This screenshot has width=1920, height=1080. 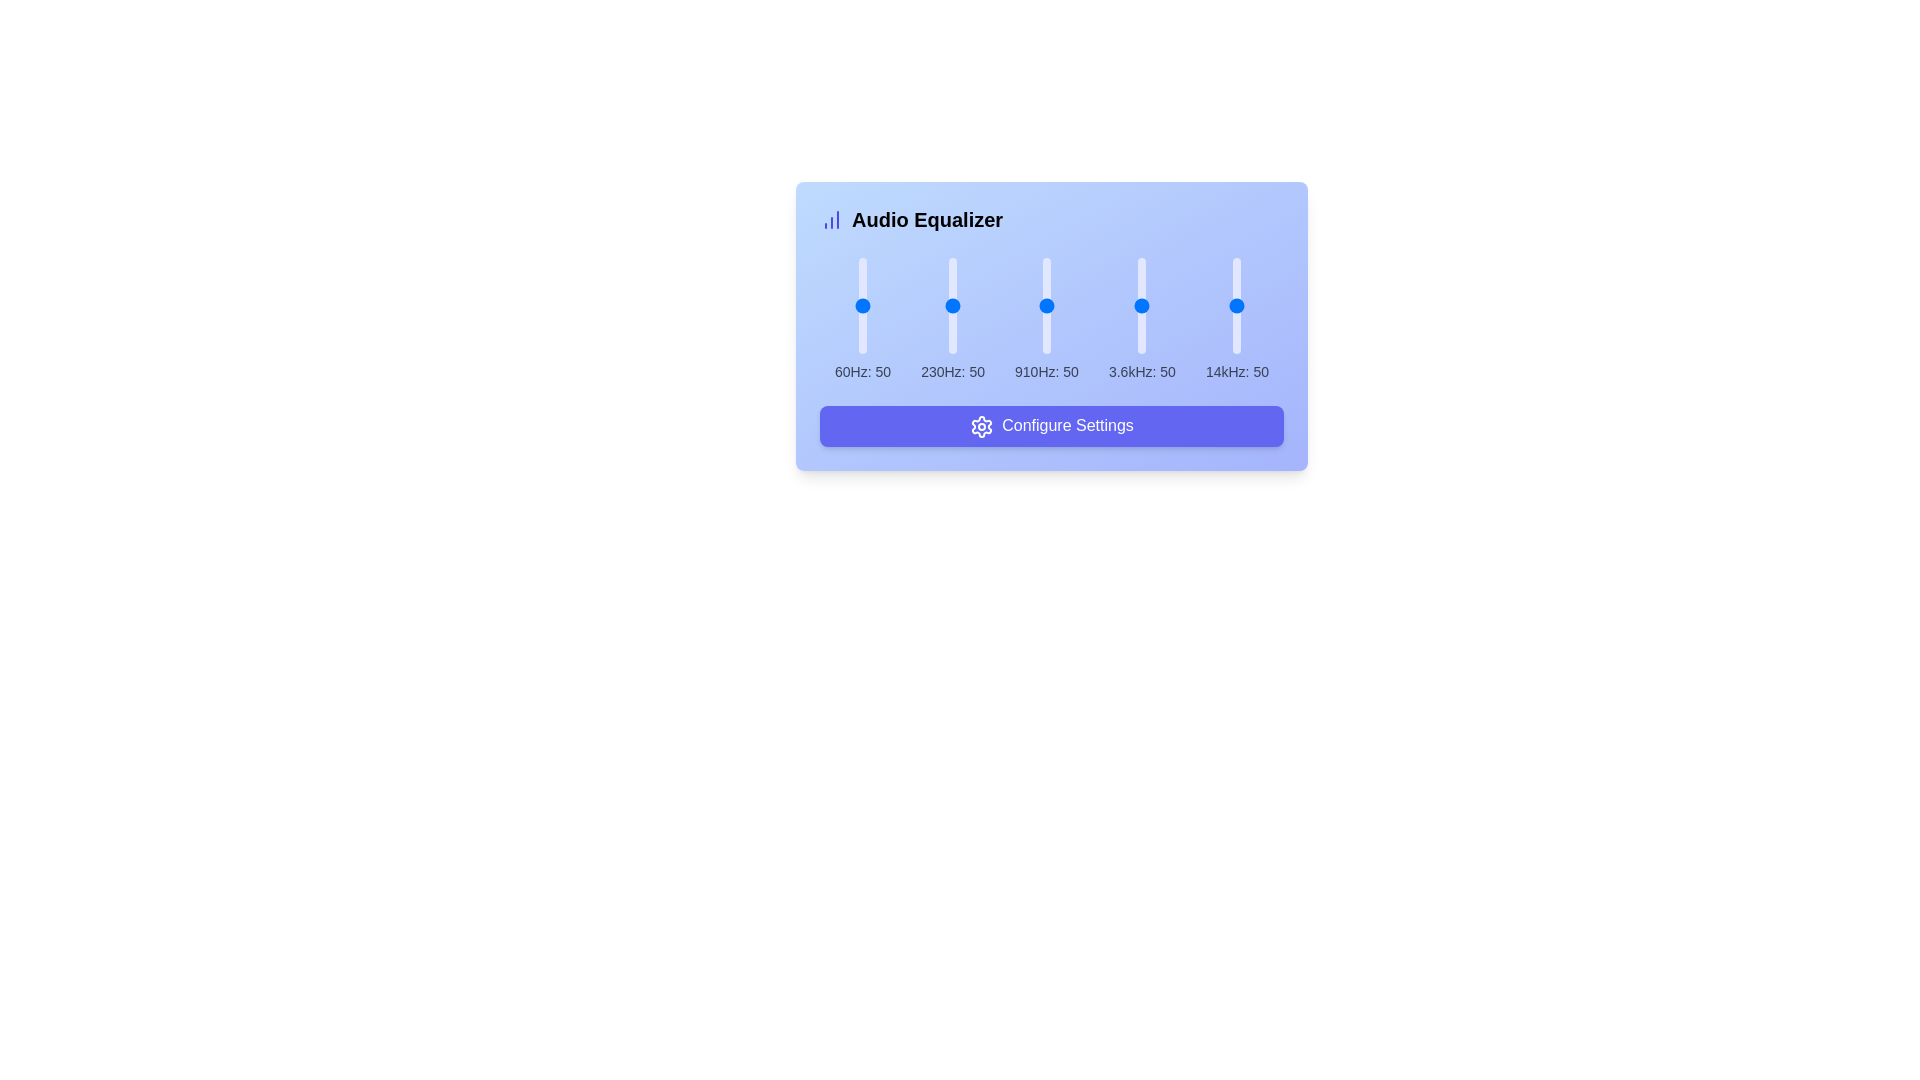 I want to click on the slider value, so click(x=1236, y=260).